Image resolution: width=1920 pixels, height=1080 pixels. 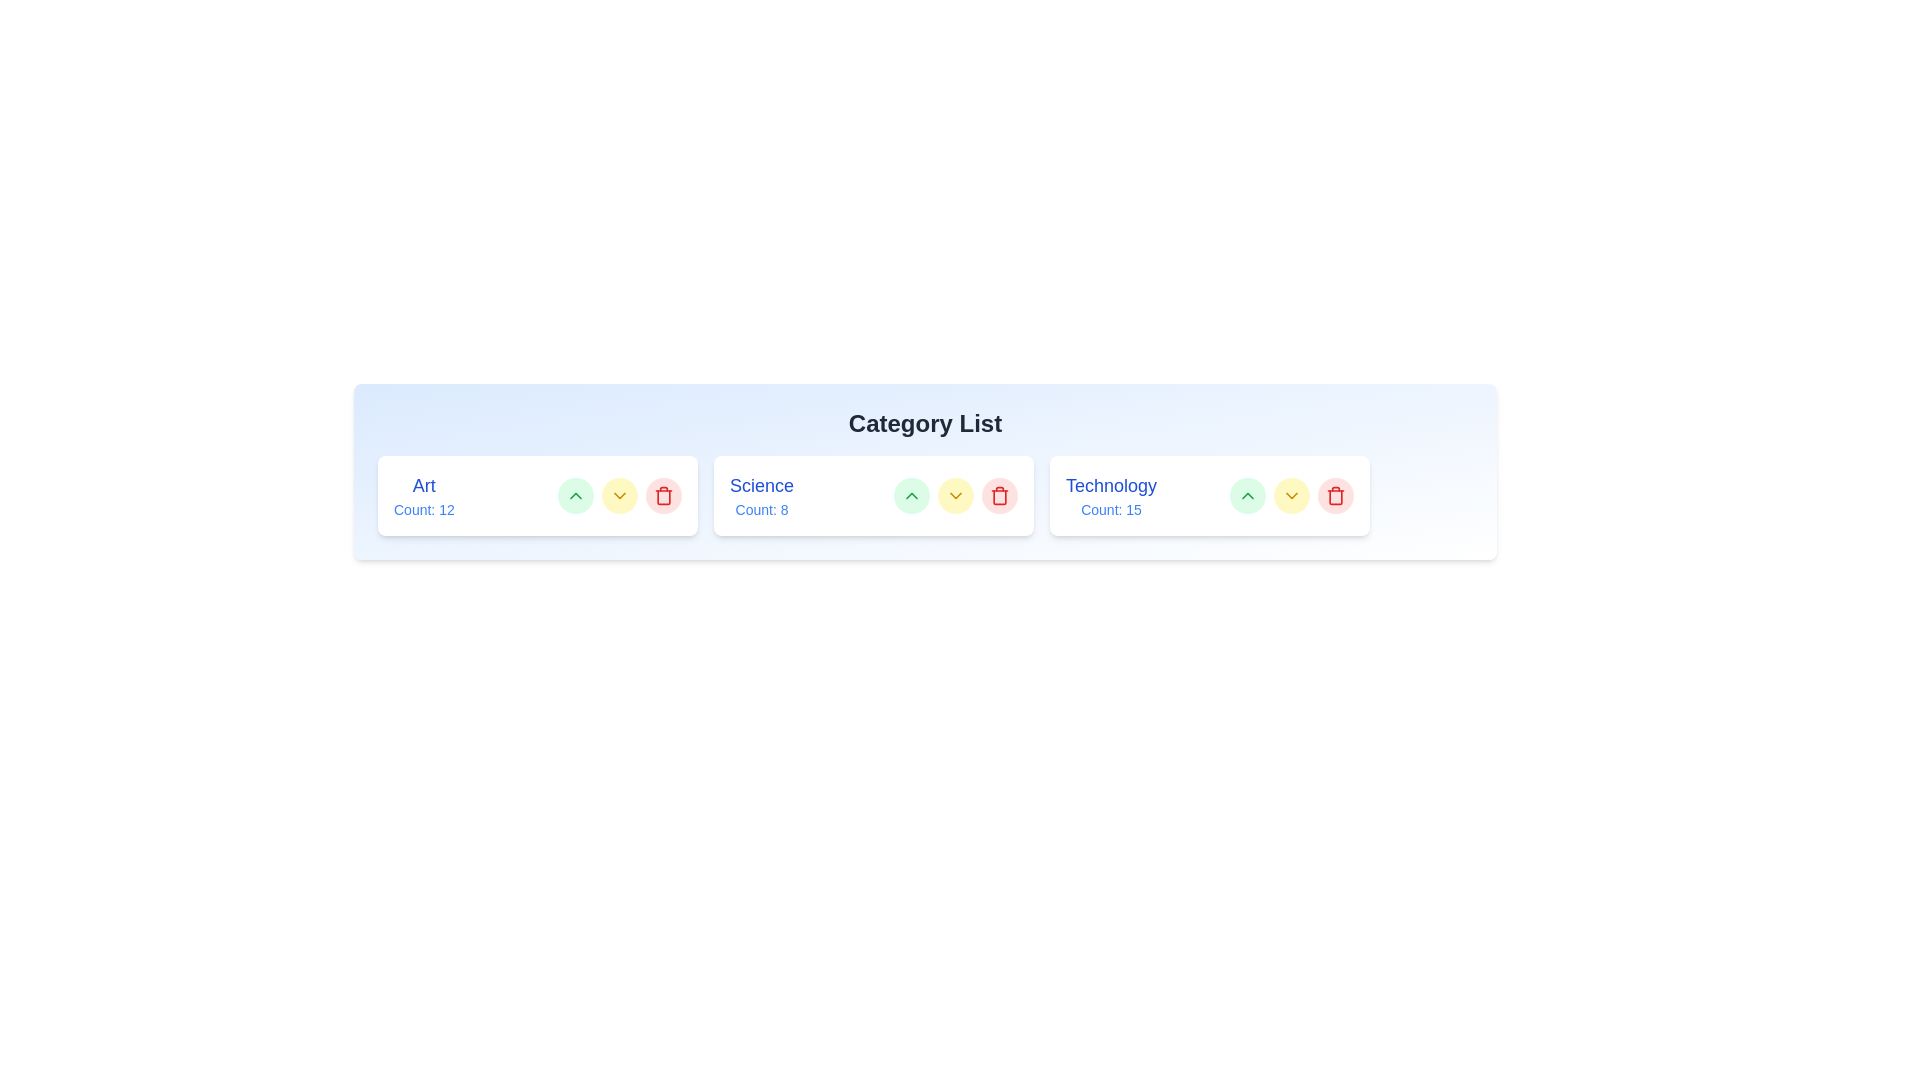 What do you see at coordinates (663, 495) in the screenshot?
I see `'Trash' button for the category Art` at bounding box center [663, 495].